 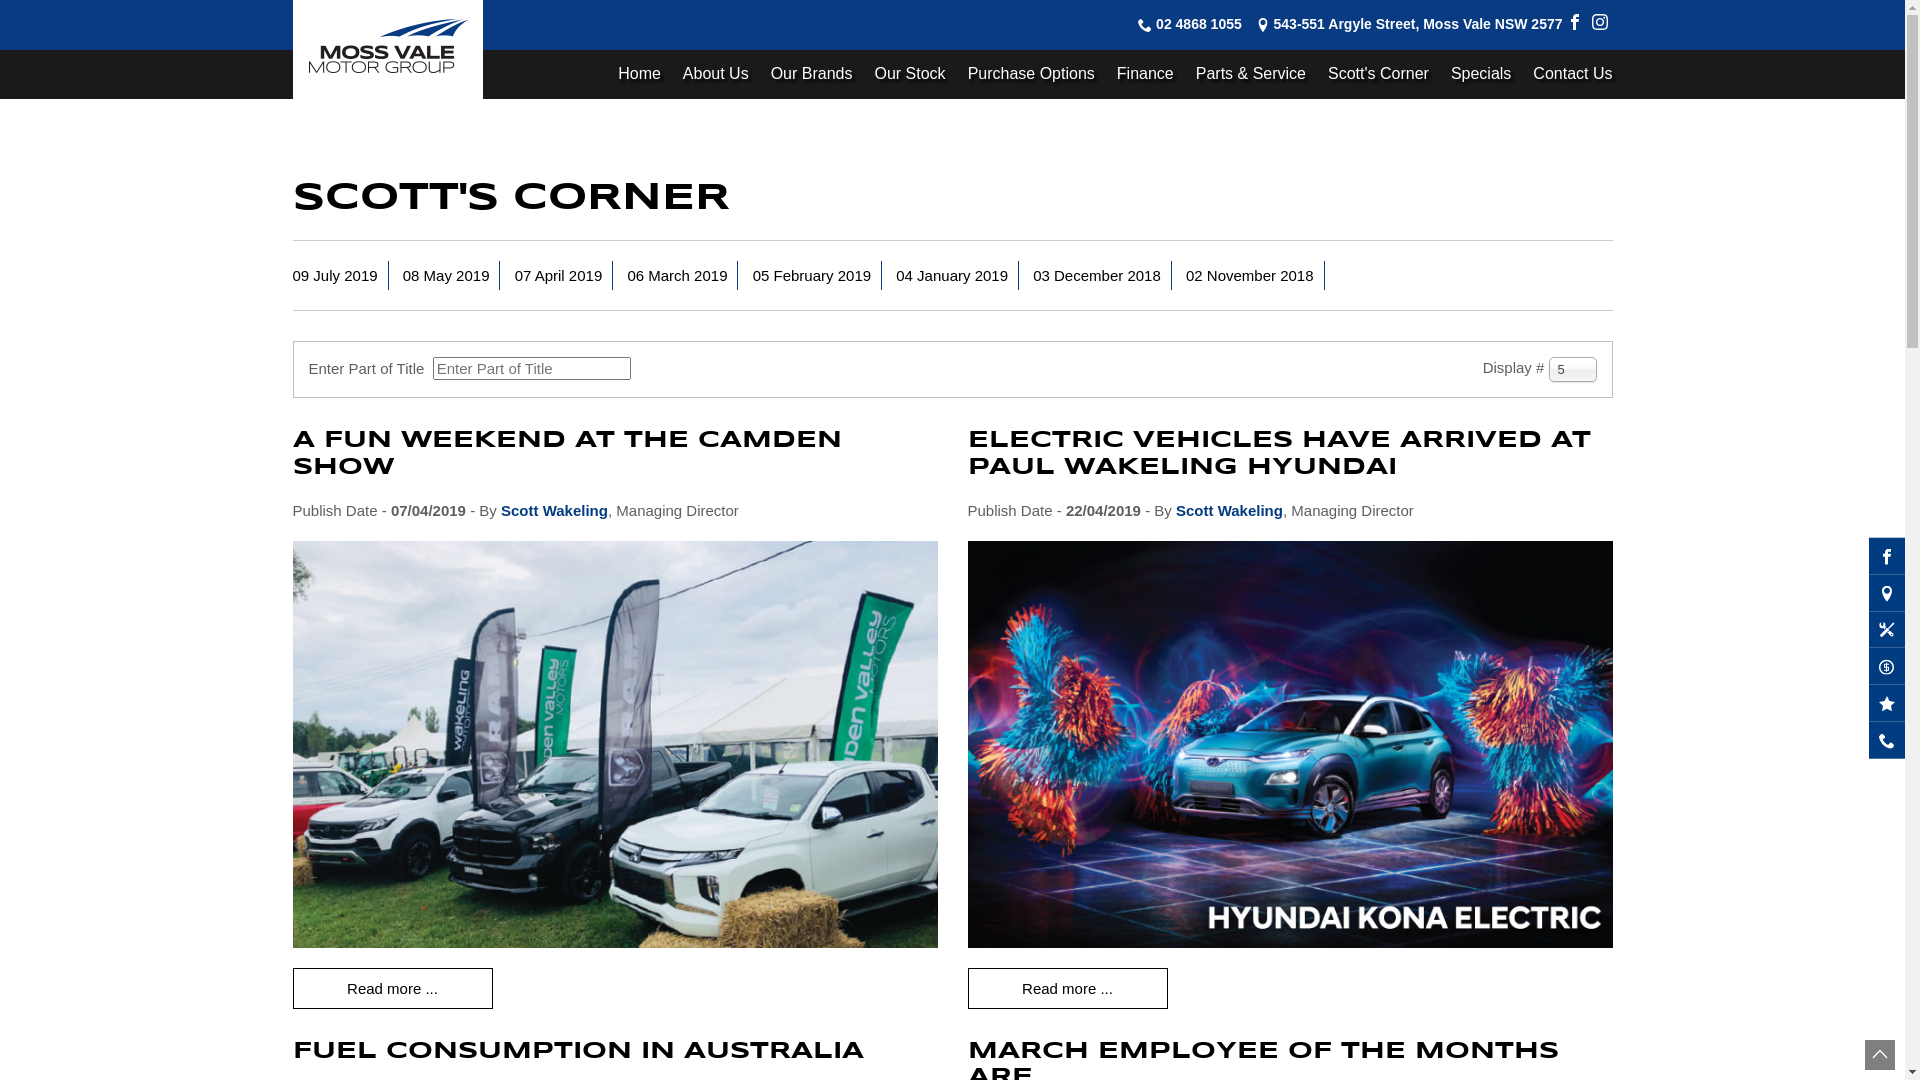 I want to click on 'Home', so click(x=638, y=72).